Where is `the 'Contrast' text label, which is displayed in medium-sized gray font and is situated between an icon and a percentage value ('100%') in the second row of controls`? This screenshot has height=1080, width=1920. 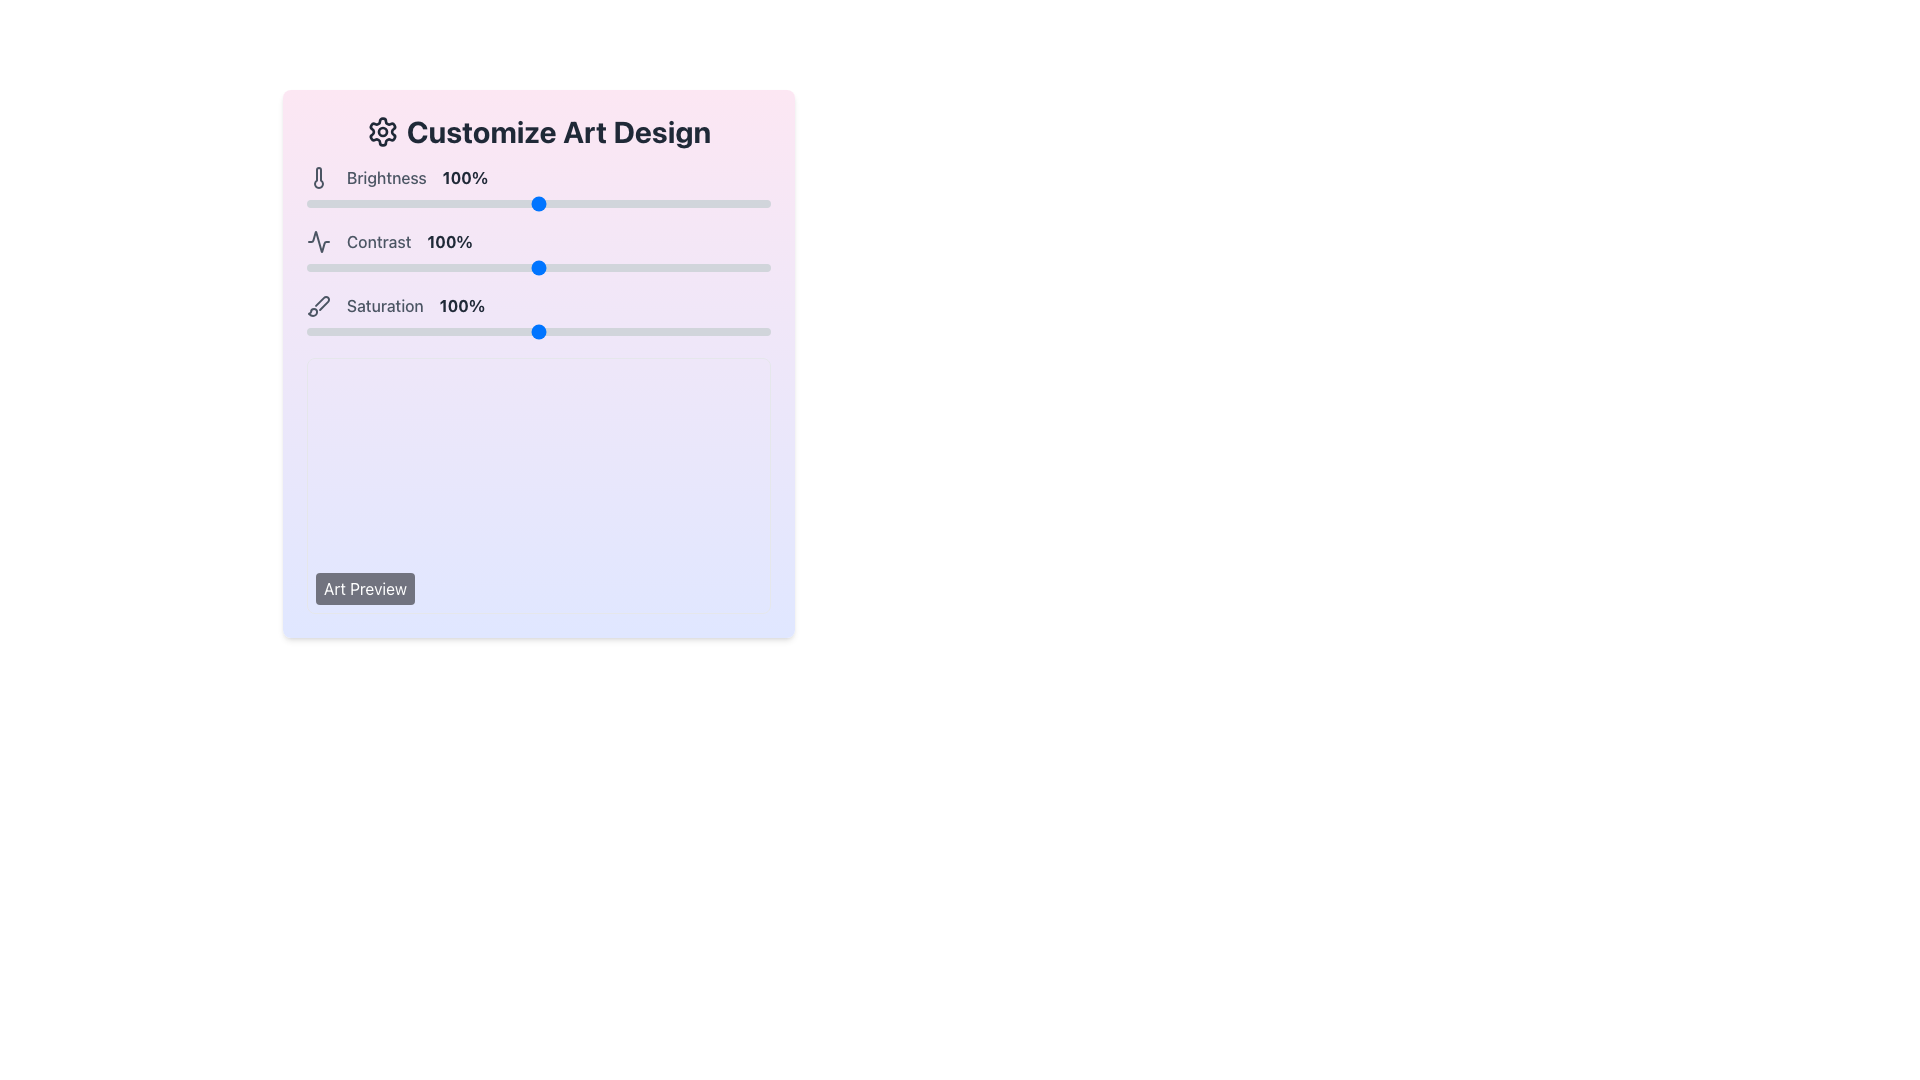 the 'Contrast' text label, which is displayed in medium-sized gray font and is situated between an icon and a percentage value ('100%') in the second row of controls is located at coordinates (379, 241).